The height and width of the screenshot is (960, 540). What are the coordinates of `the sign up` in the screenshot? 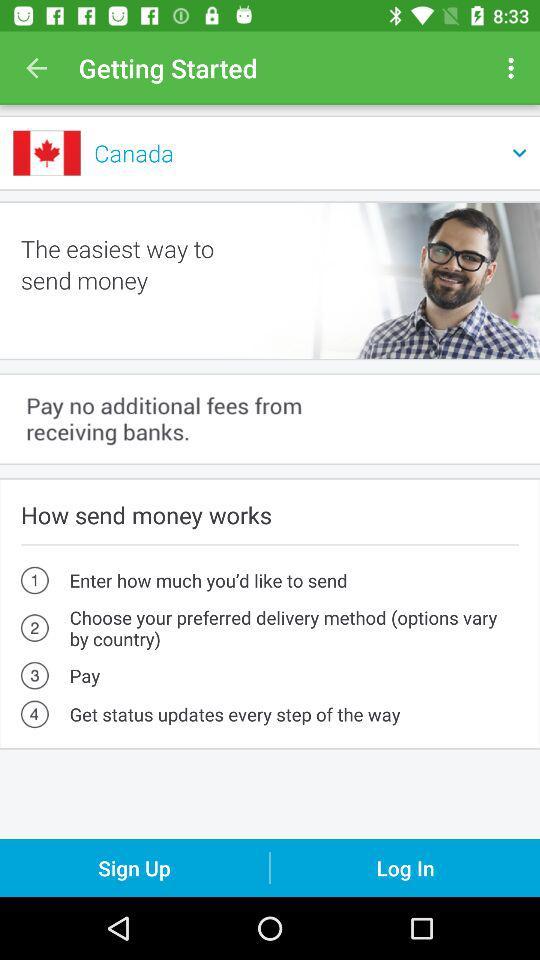 It's located at (134, 867).